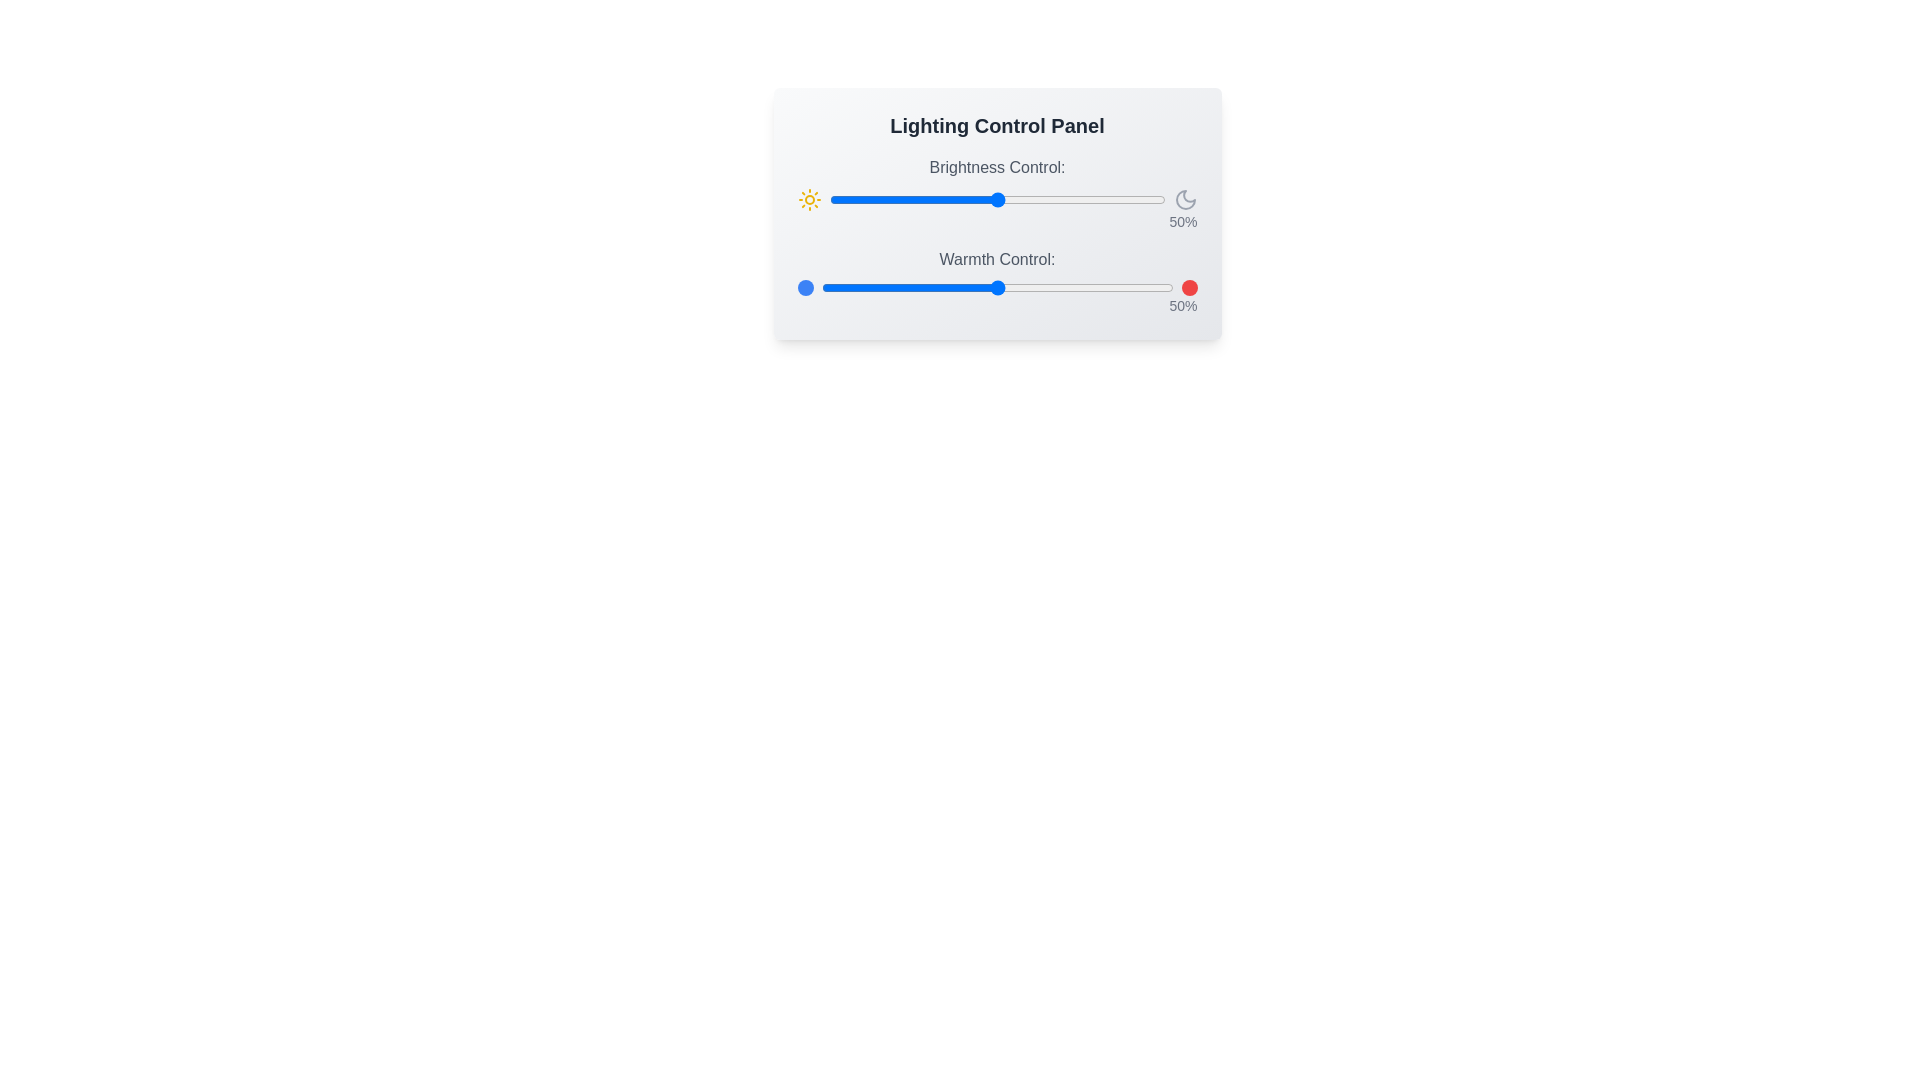  I want to click on the warmth control slider component, which features a blue highlight and a circular marker set at 50%, so click(997, 281).